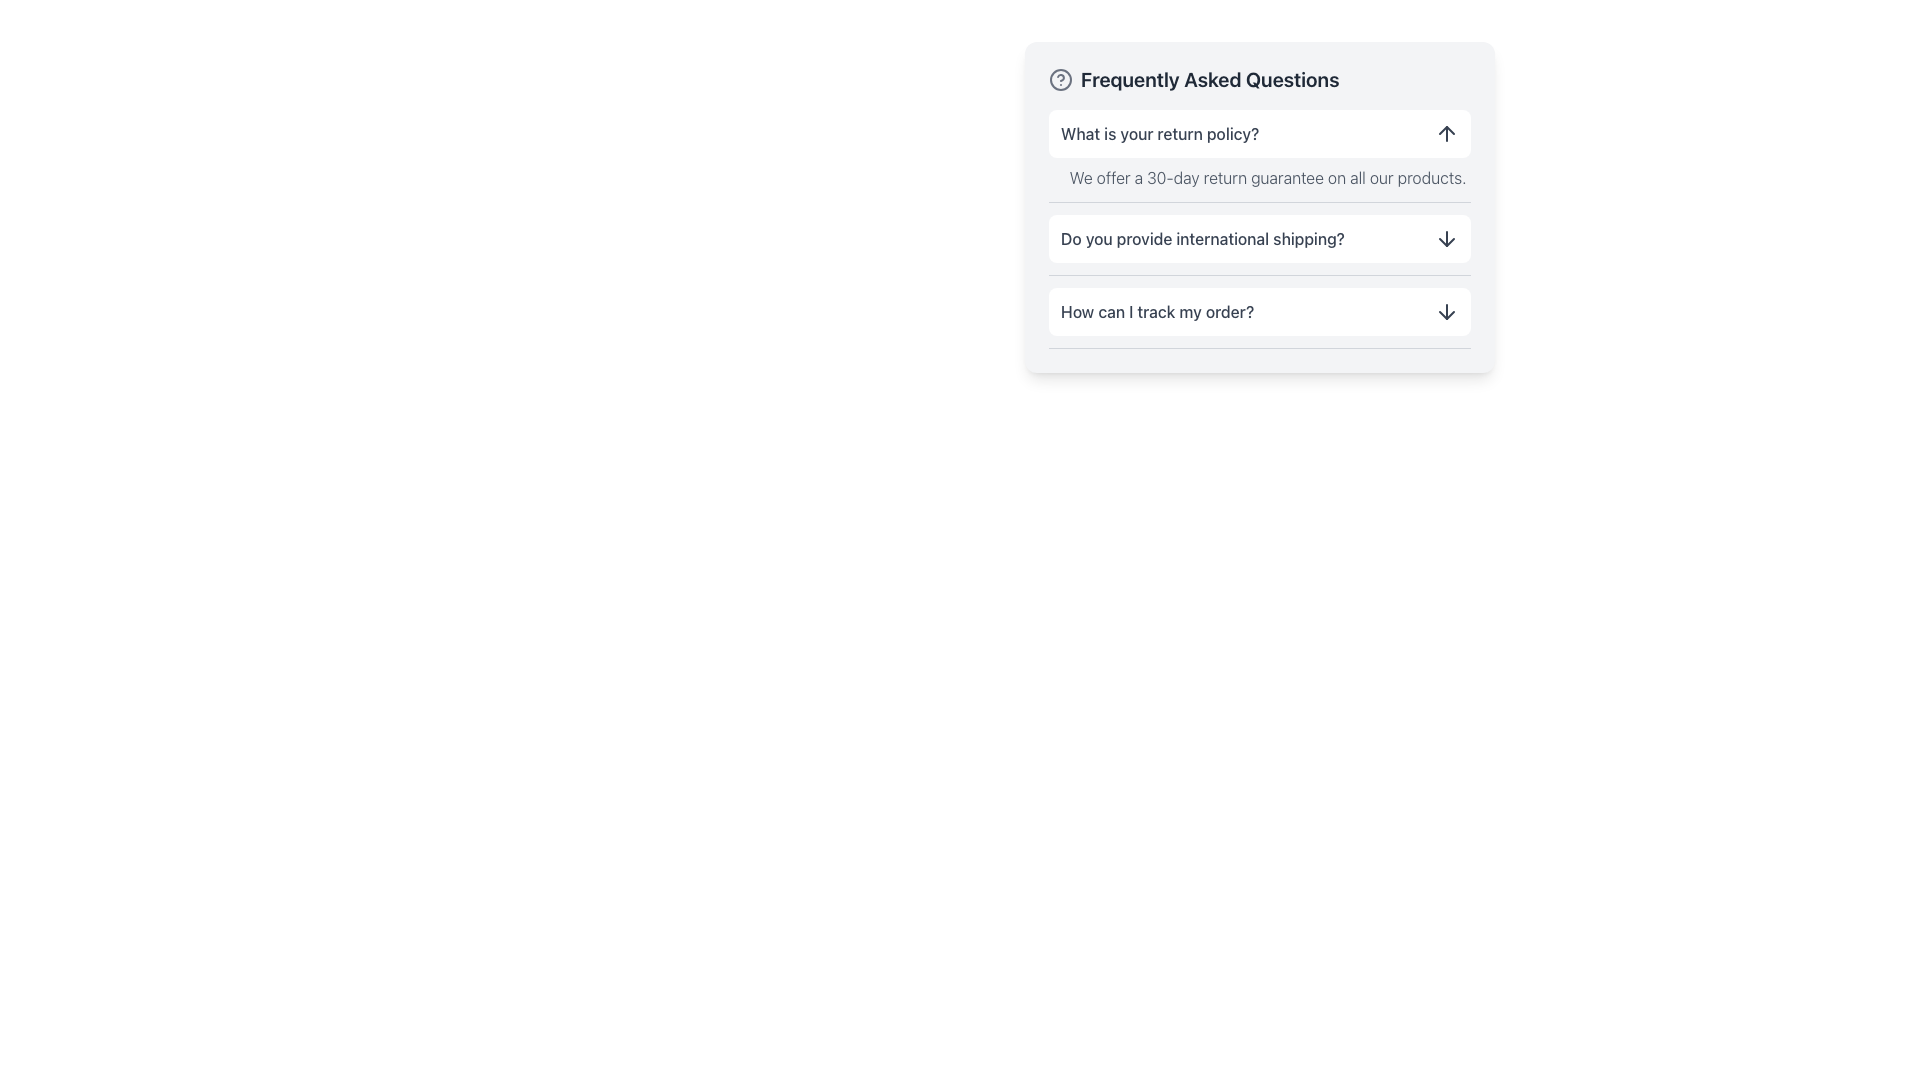 Image resolution: width=1920 pixels, height=1080 pixels. I want to click on the circular icon with a question mark located adjacent to the text 'Frequently Asked Questions', so click(1059, 79).